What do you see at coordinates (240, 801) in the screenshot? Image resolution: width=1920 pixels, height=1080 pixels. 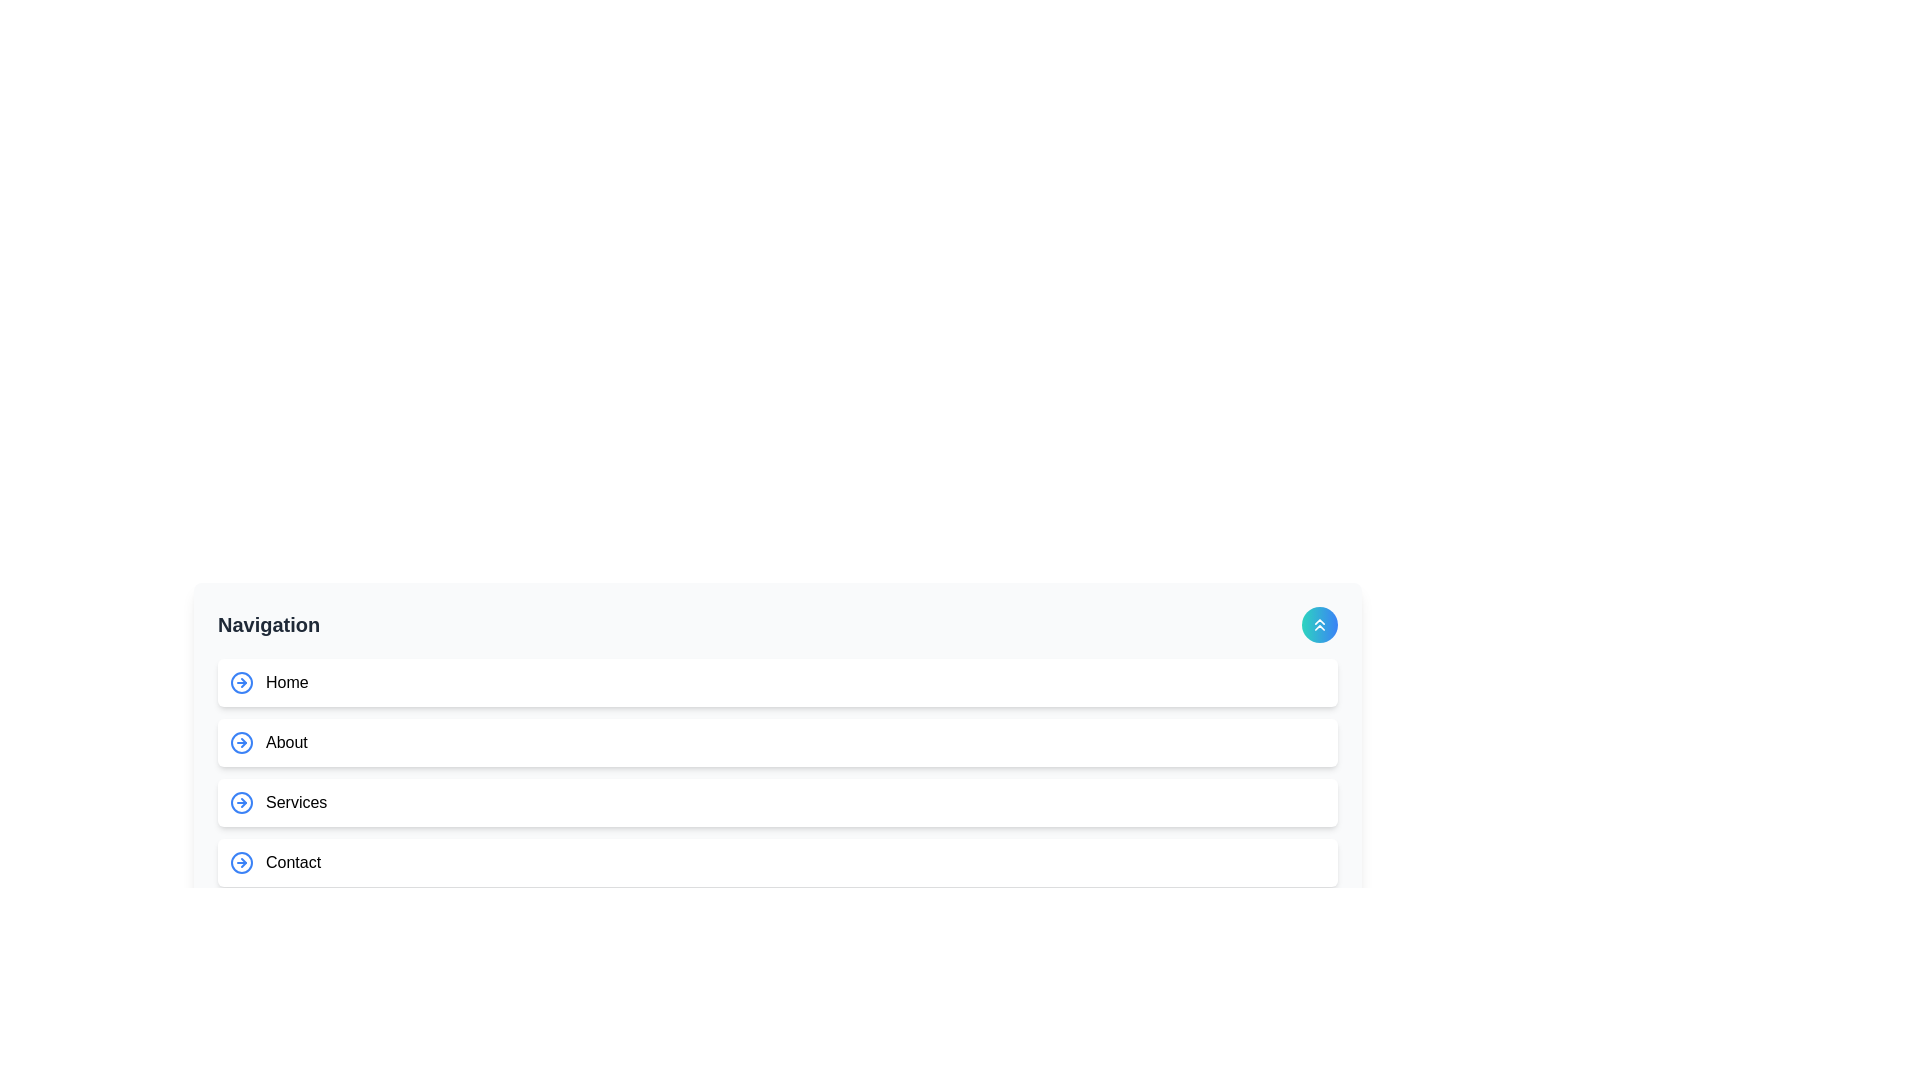 I see `the navigational icon that indicates the 'Services' item in the vertical navigation menu` at bounding box center [240, 801].